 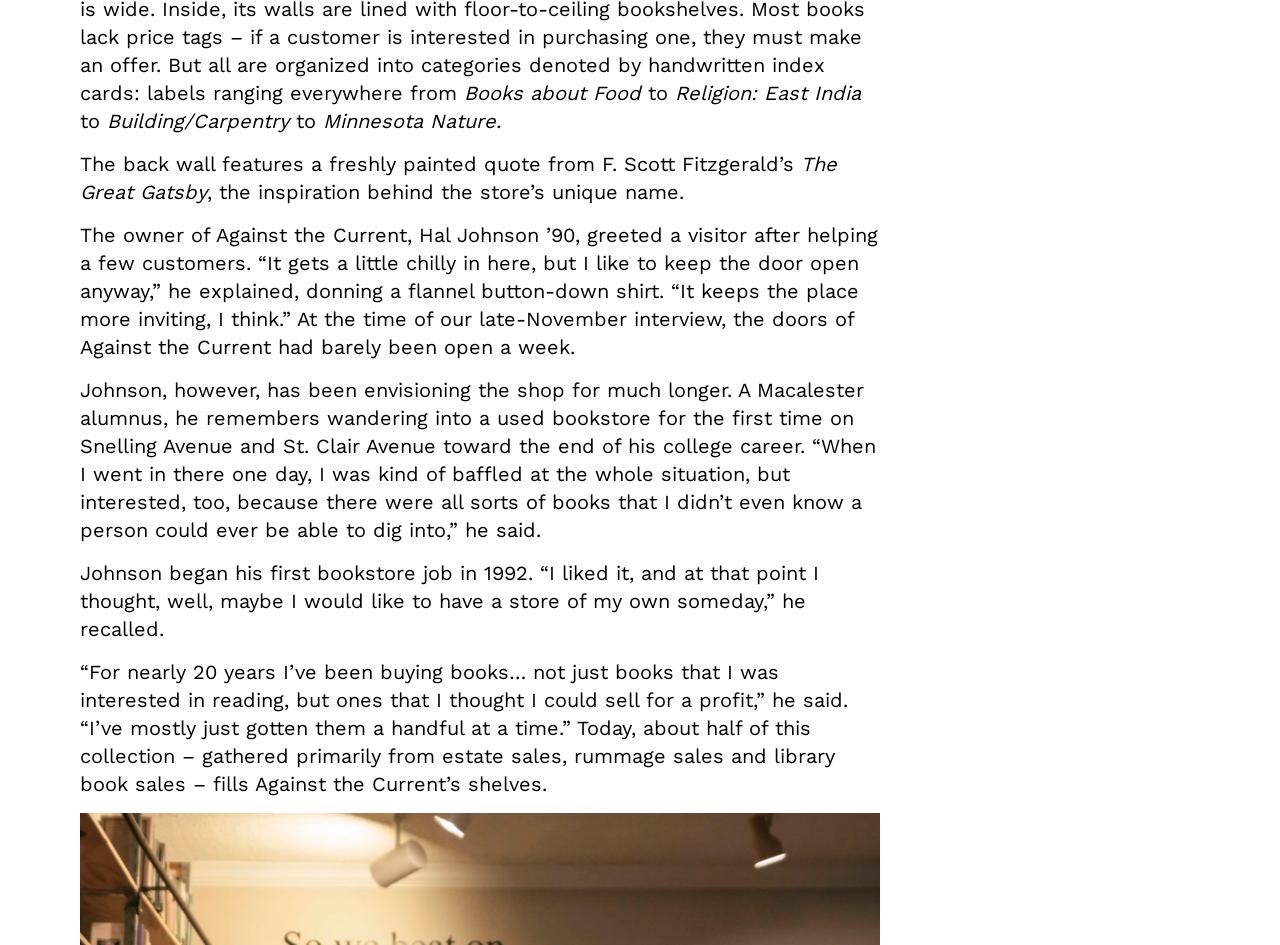 I want to click on 'The owner of Against the Current, Hal Johnson ’90, greeted a visitor after helping a few customers. “It gets a little chilly in here, but I like to keep the door open anyway,” he explained, donning a flannel button-down shirt. “It keeps the place more inviting, I think.” At the time of our late-November interview, the doors of Against the Current had barely been open a week.', so click(x=477, y=290).